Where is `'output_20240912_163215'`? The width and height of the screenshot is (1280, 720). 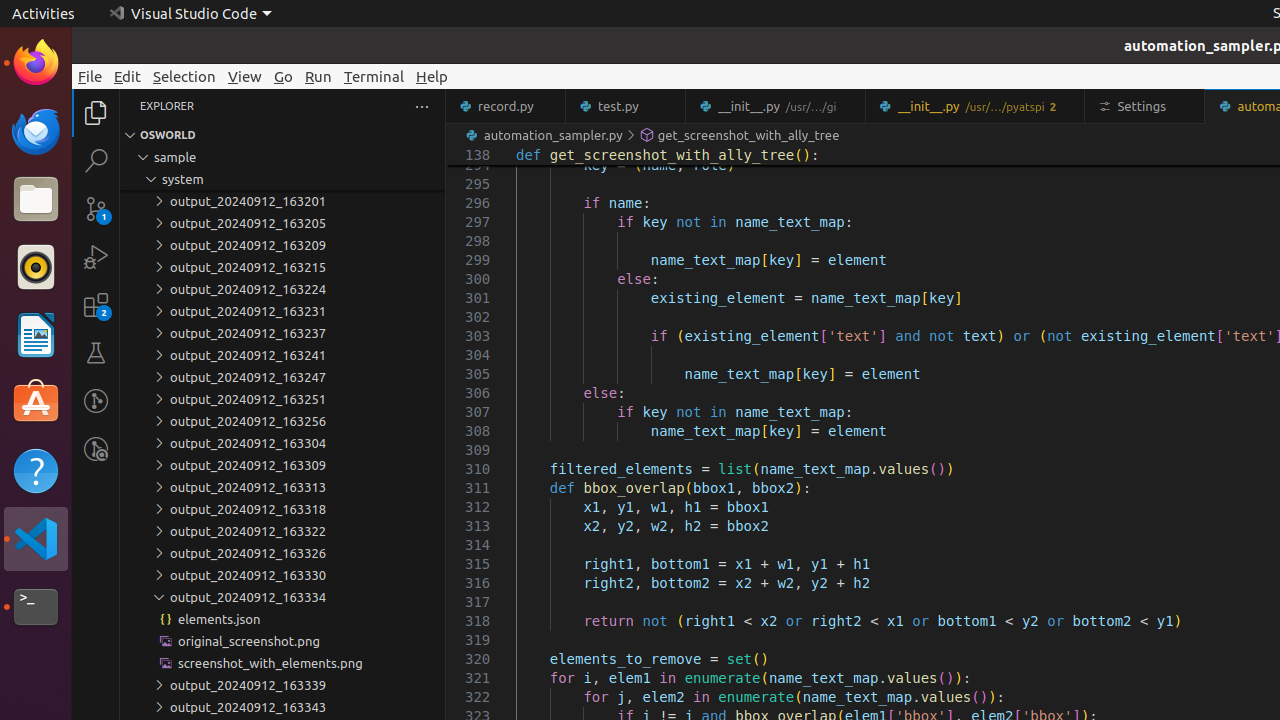 'output_20240912_163215' is located at coordinates (281, 265).